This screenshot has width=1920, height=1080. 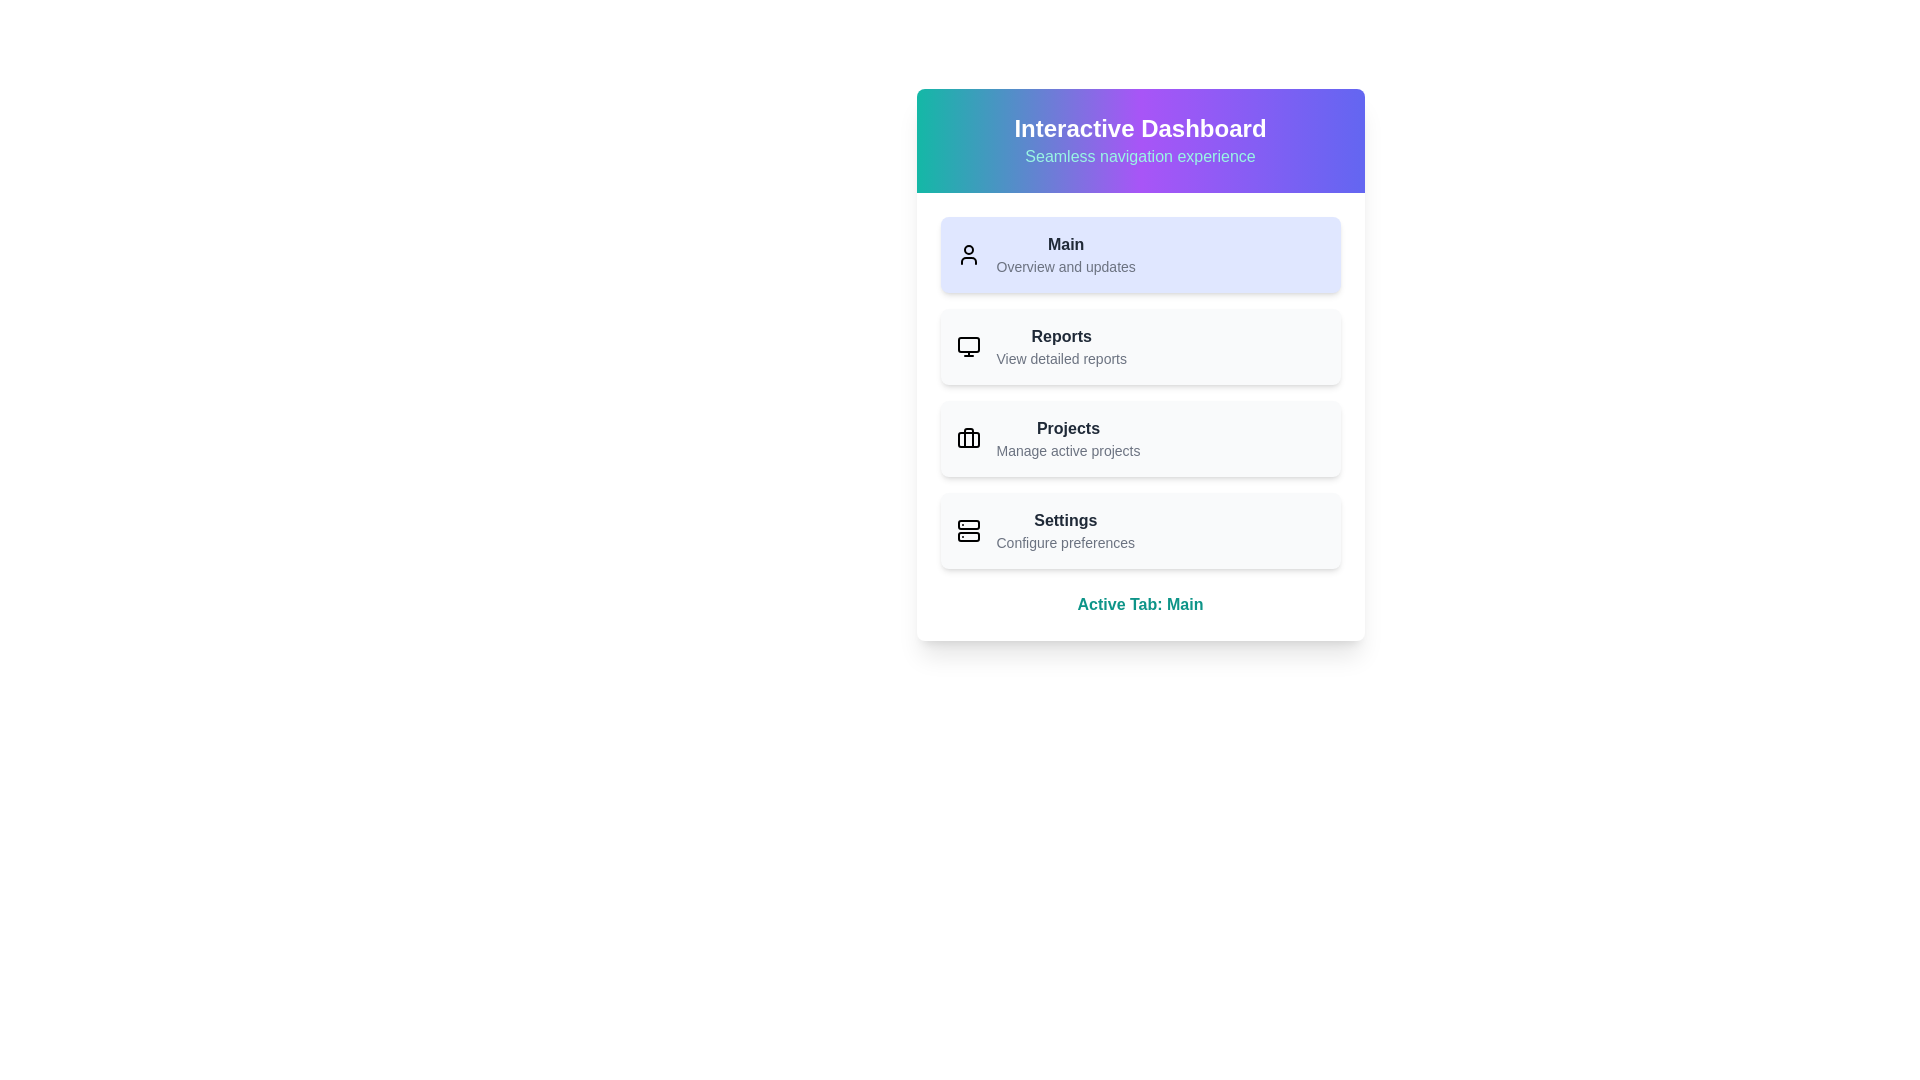 I want to click on the menu item Reports to view its hover effect, so click(x=1140, y=346).